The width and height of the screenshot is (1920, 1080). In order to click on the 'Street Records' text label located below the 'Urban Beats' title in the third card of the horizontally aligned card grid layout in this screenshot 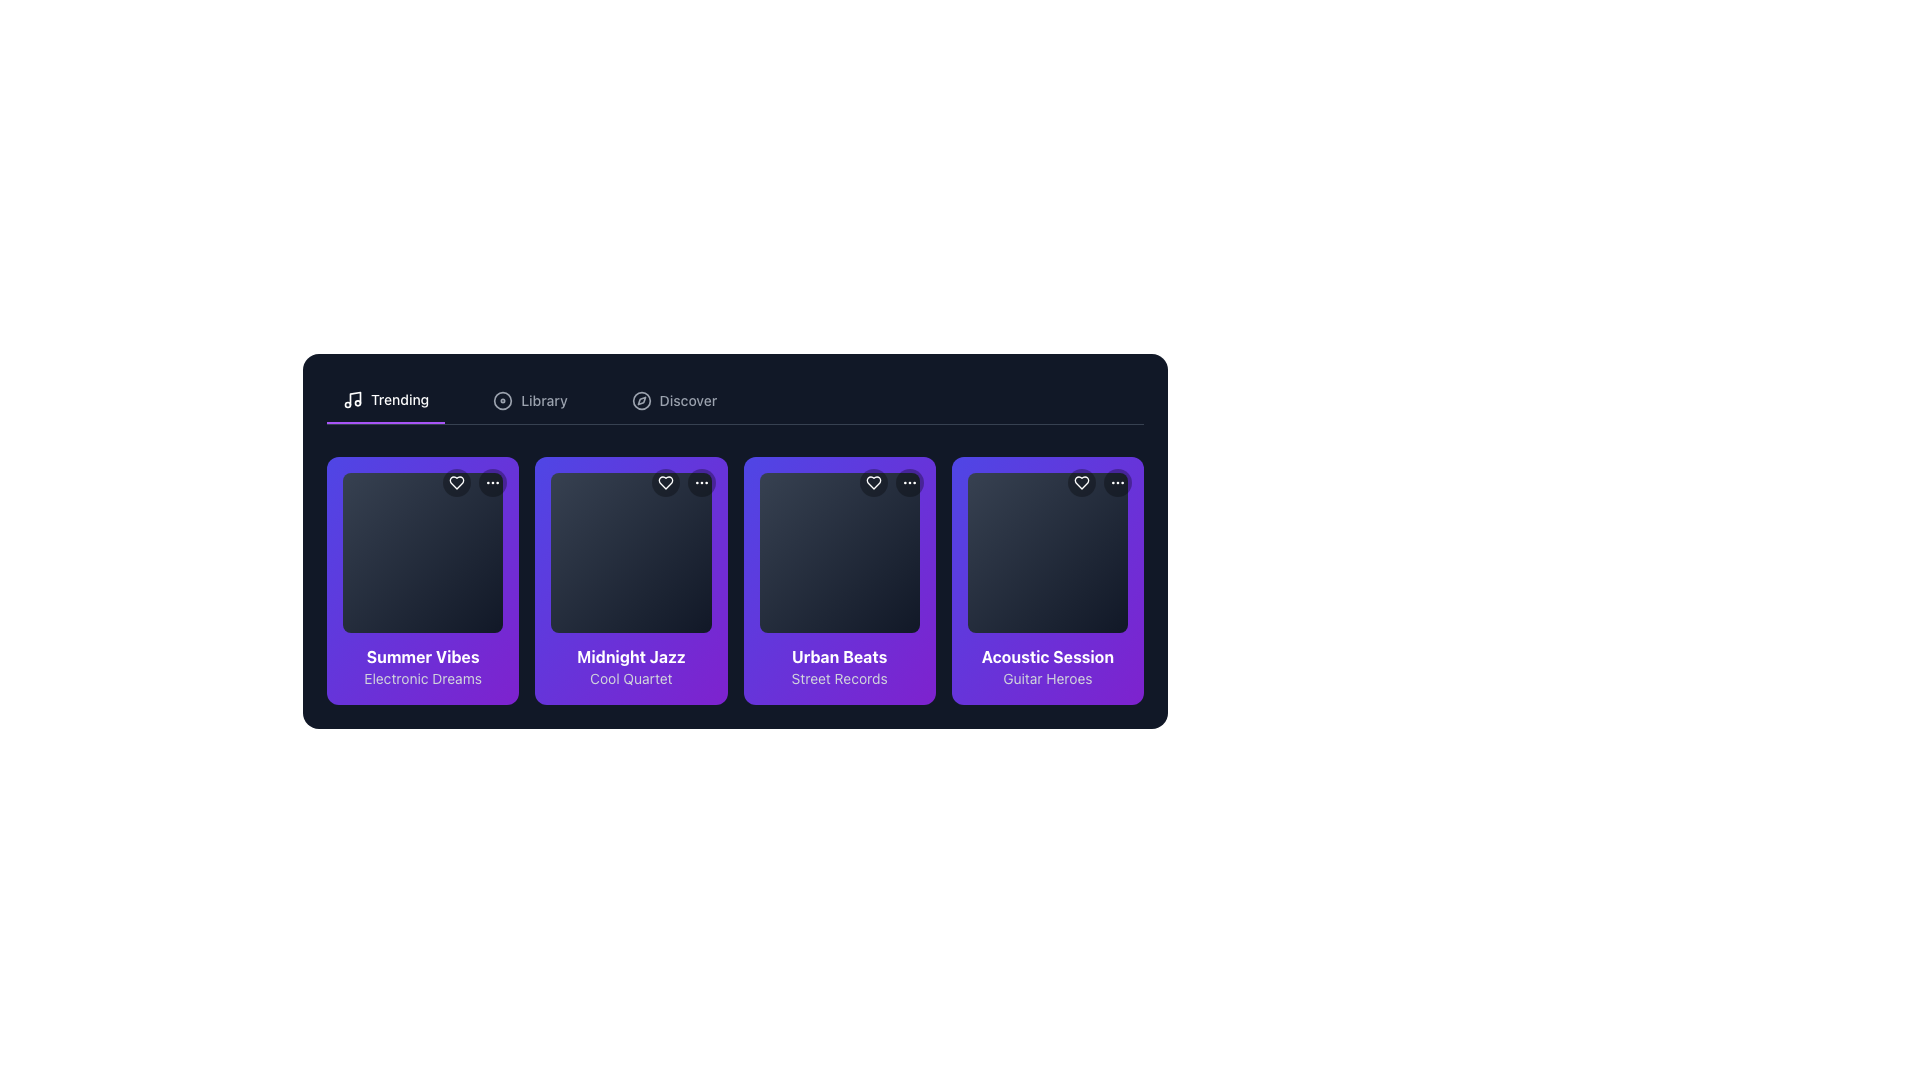, I will do `click(839, 678)`.